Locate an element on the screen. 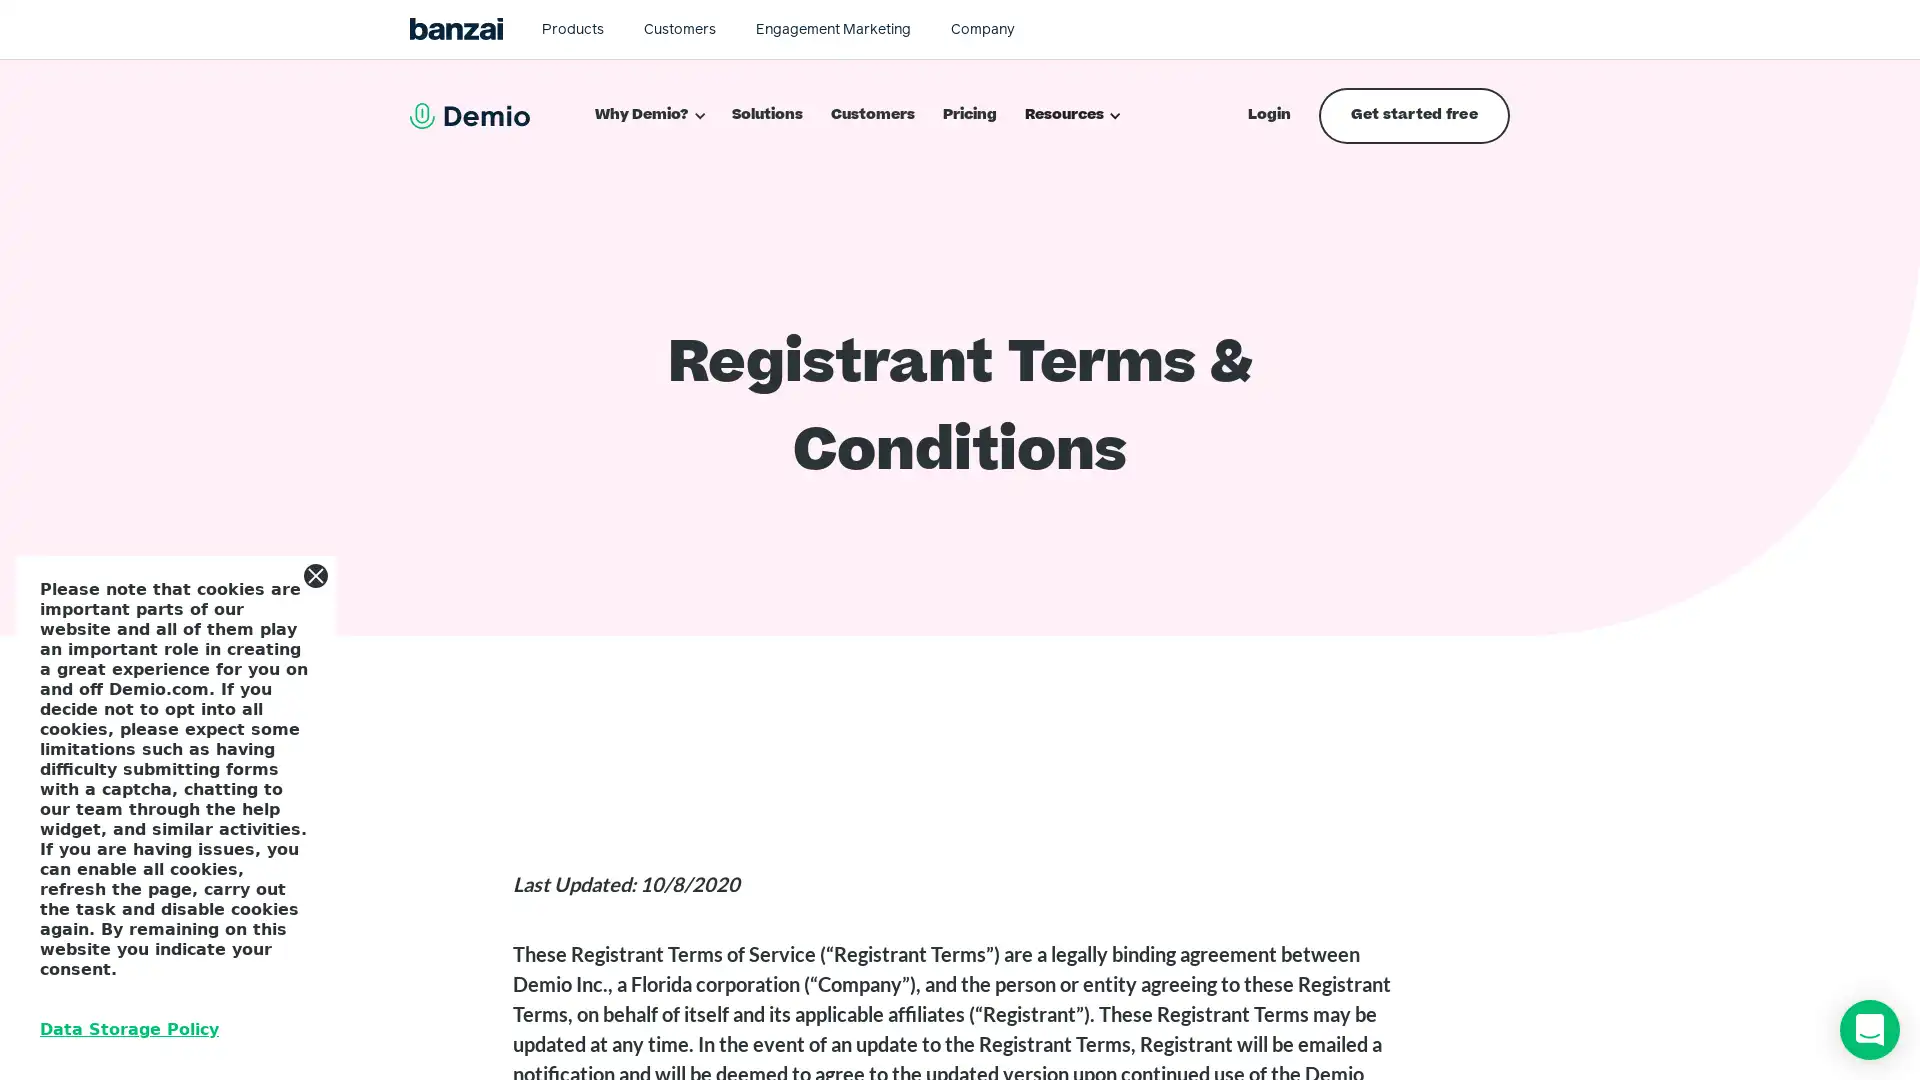  Close this dialog is located at coordinates (315, 575).